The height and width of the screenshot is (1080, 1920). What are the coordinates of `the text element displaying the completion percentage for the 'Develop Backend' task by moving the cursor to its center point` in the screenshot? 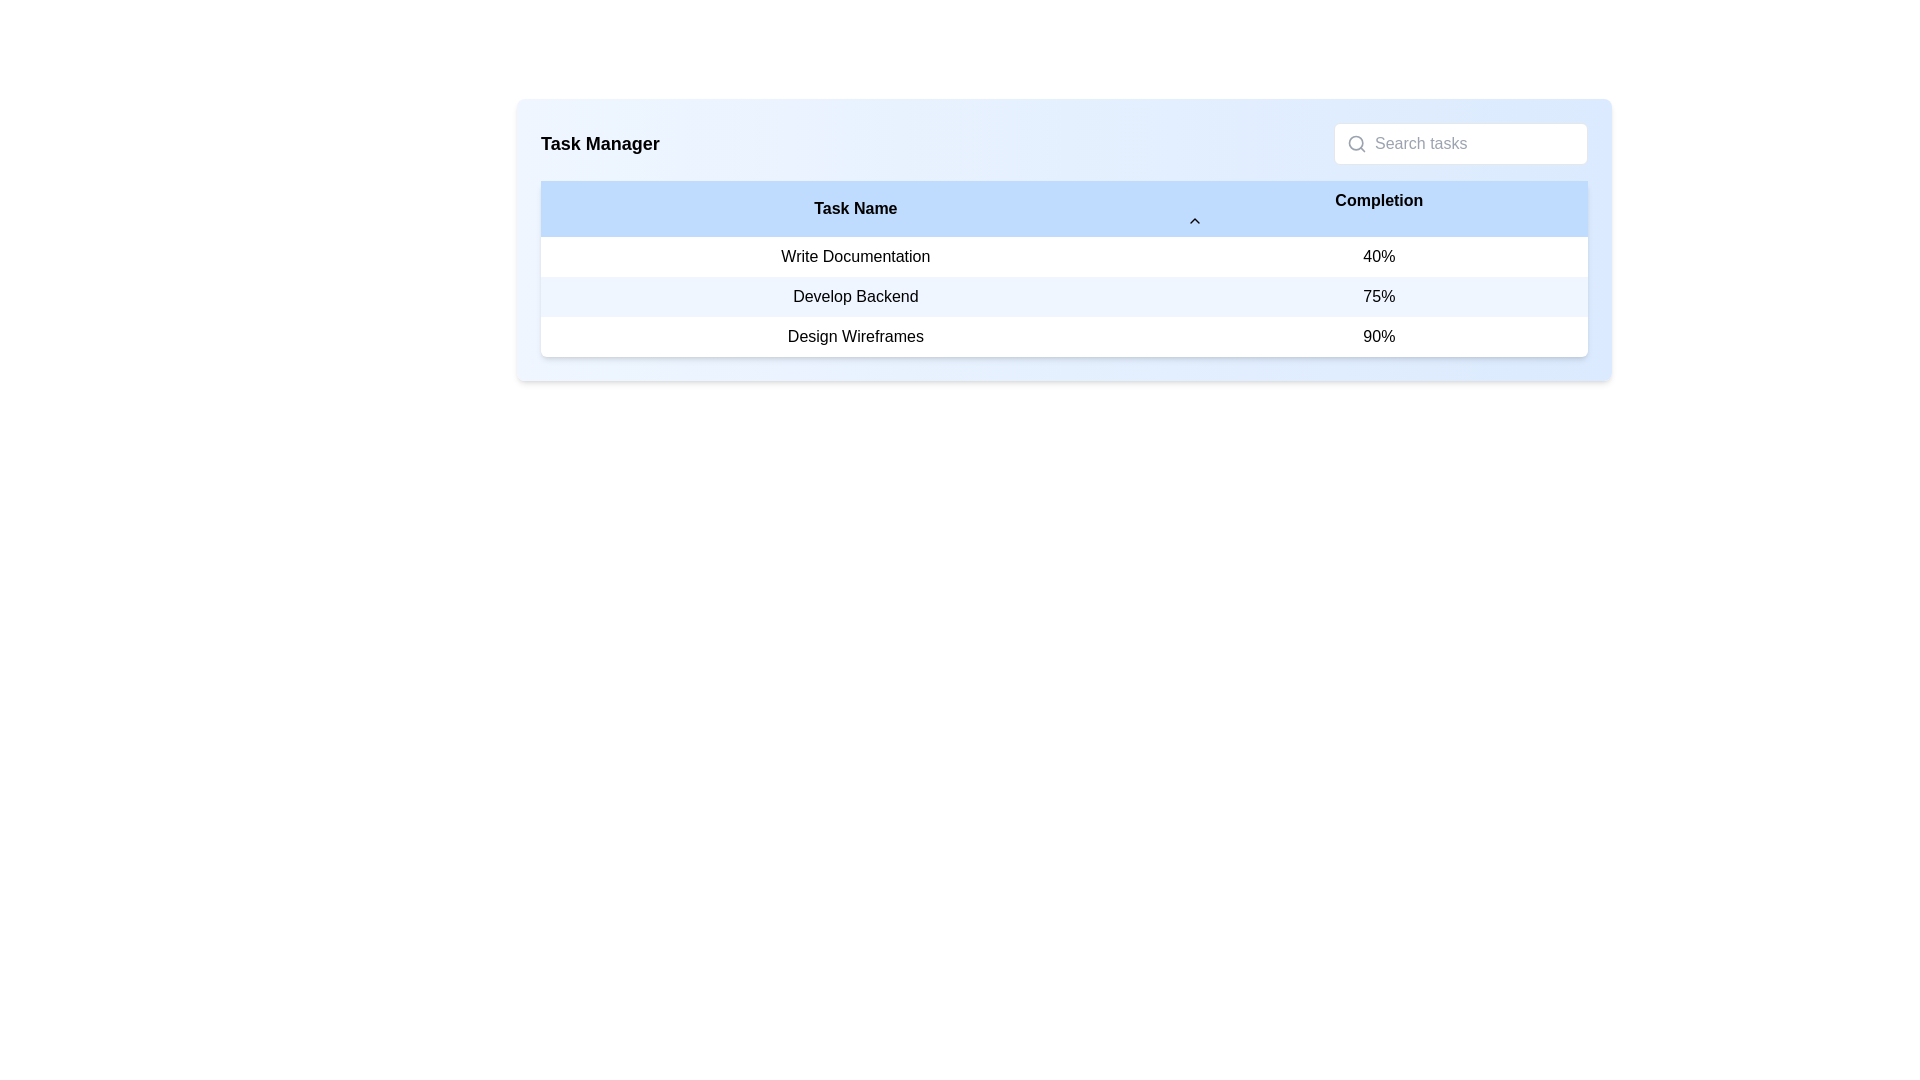 It's located at (1378, 297).